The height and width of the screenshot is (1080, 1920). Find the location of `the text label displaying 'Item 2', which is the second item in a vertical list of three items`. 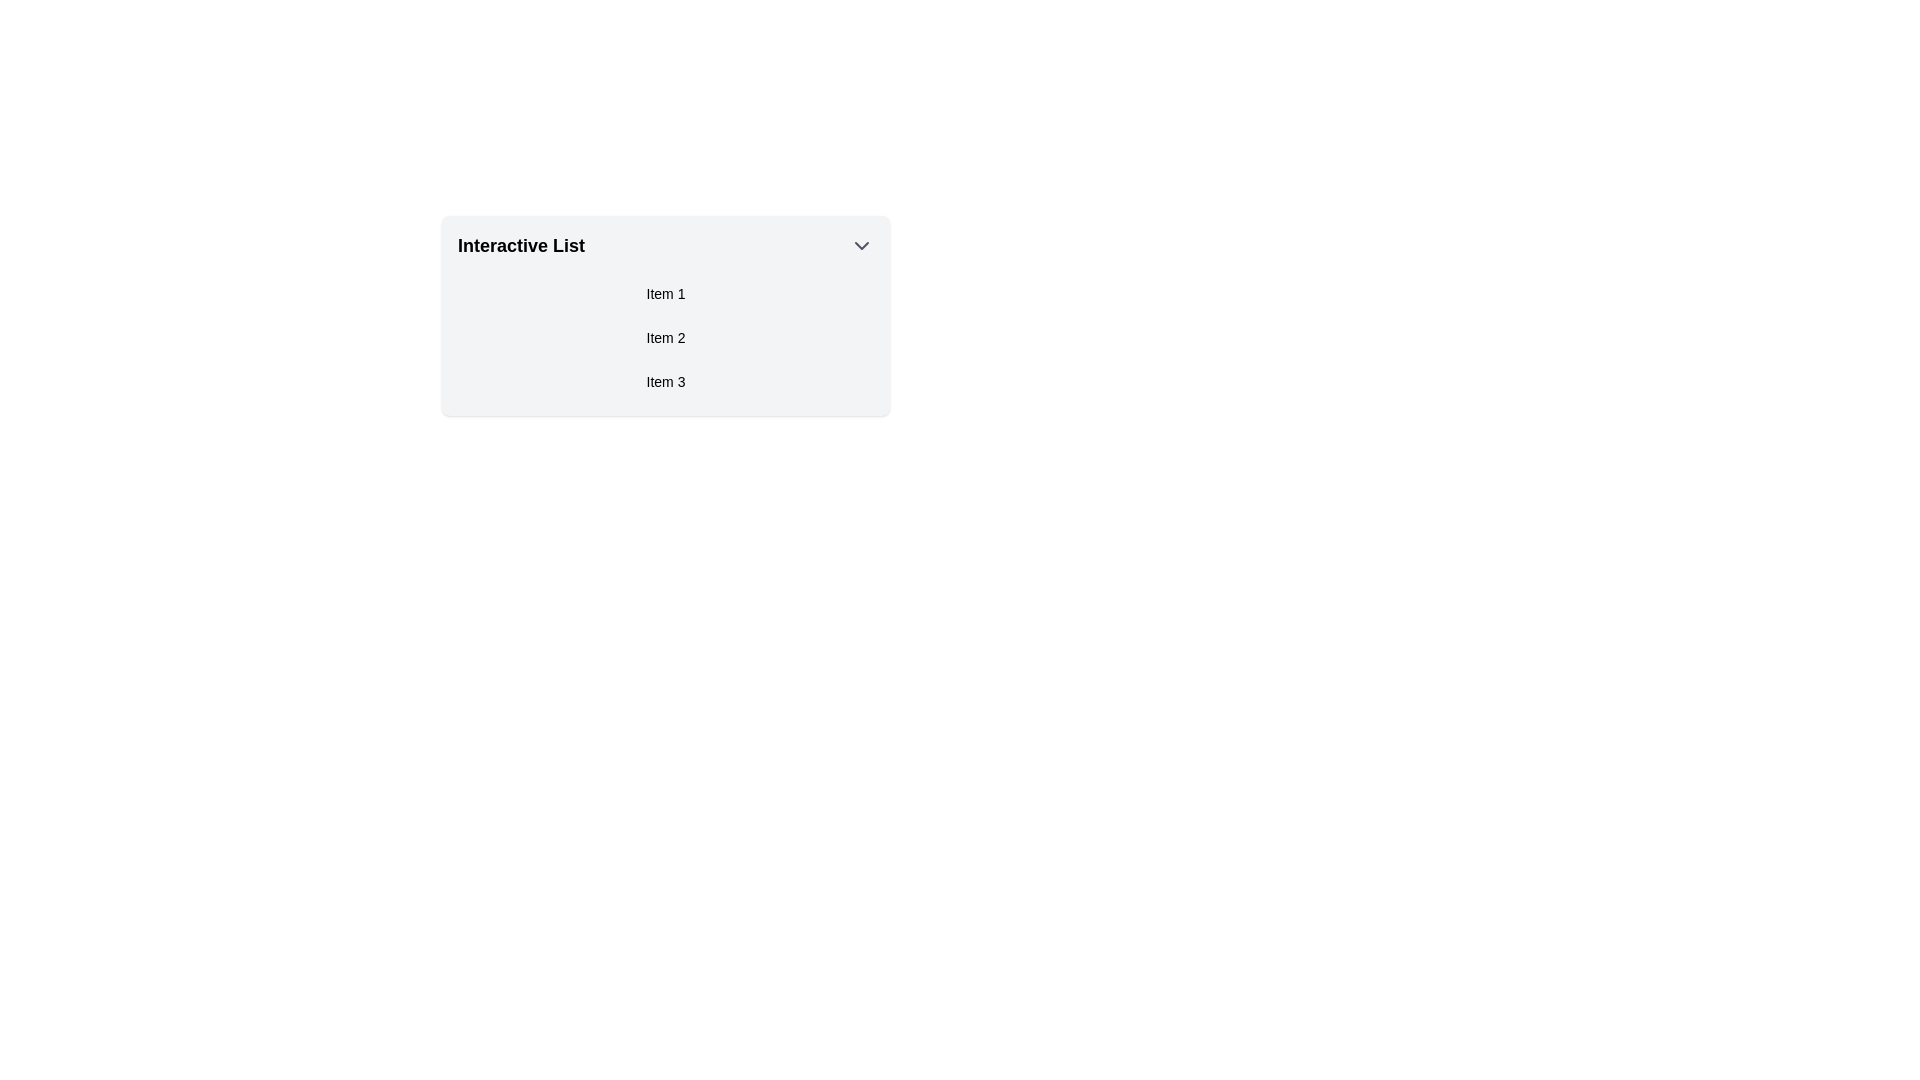

the text label displaying 'Item 2', which is the second item in a vertical list of three items is located at coordinates (666, 337).